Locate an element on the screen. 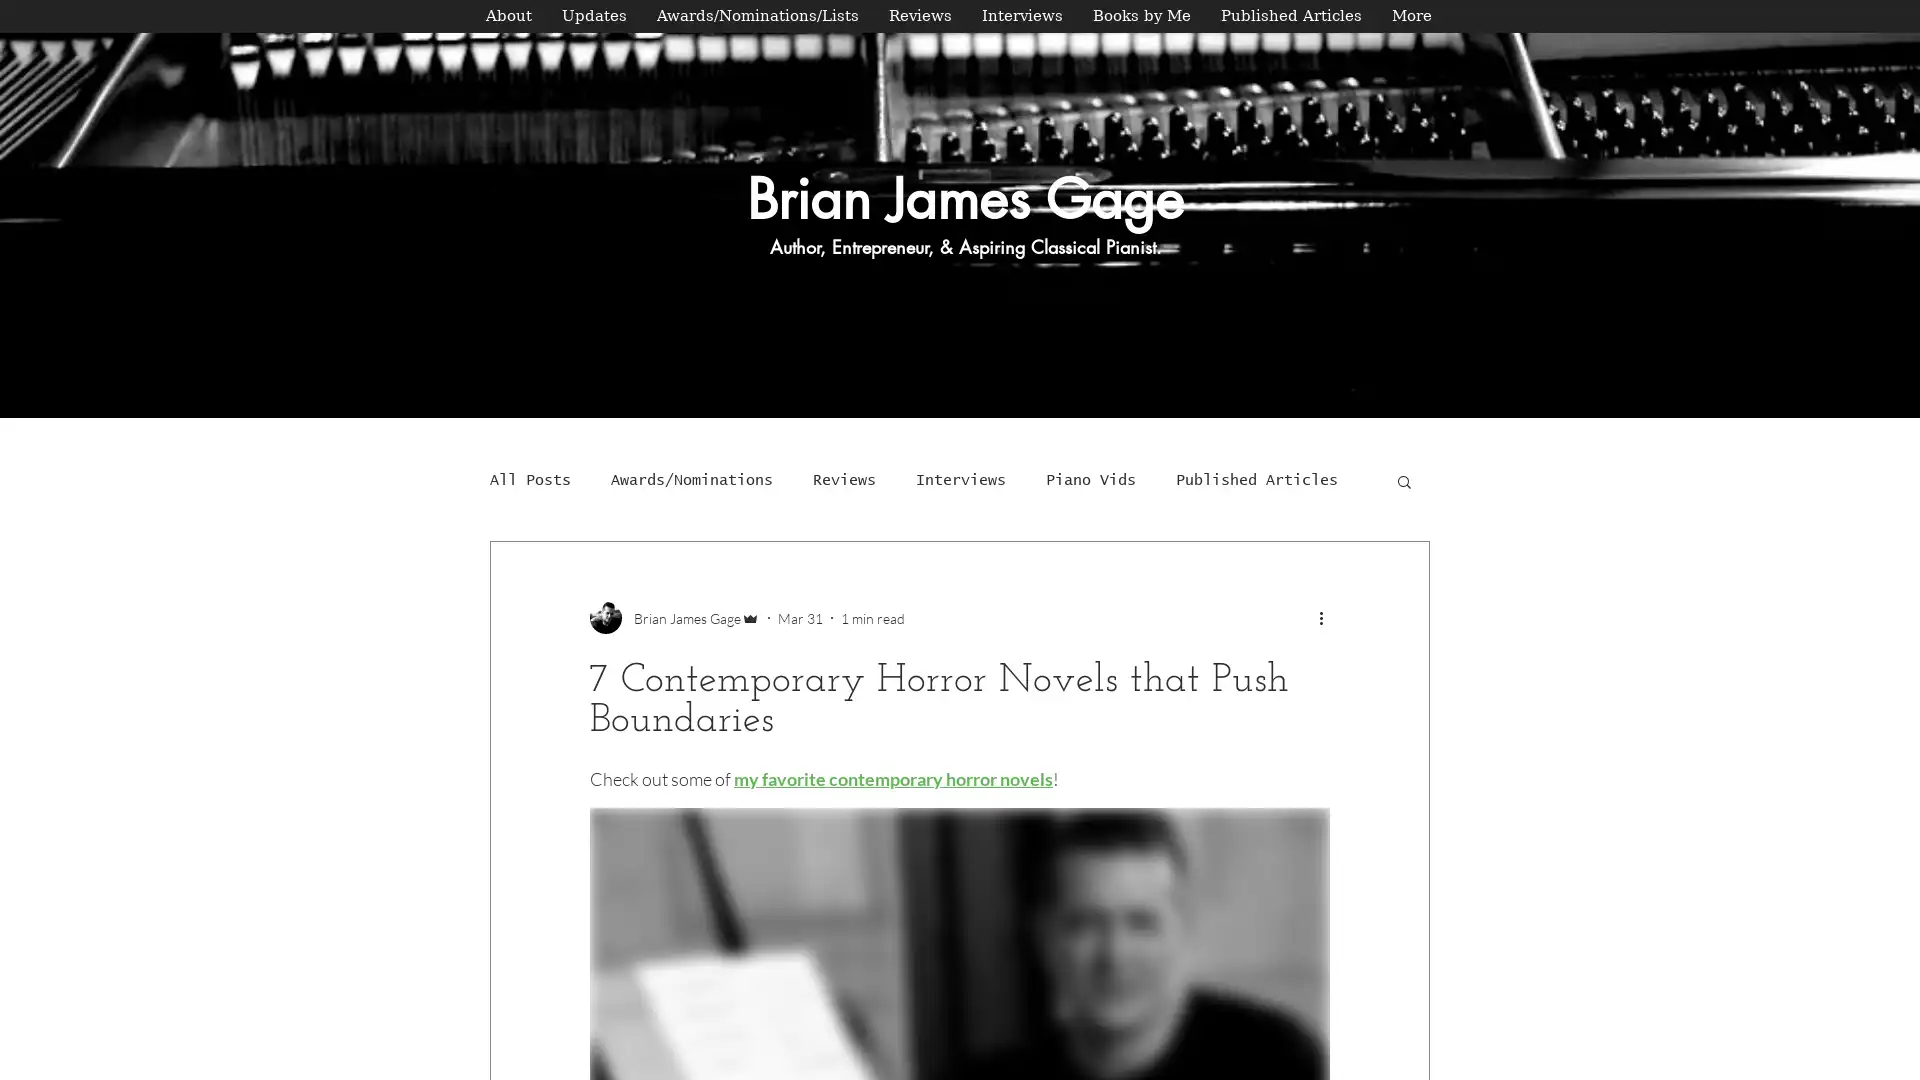  Piano Vids is located at coordinates (1089, 481).